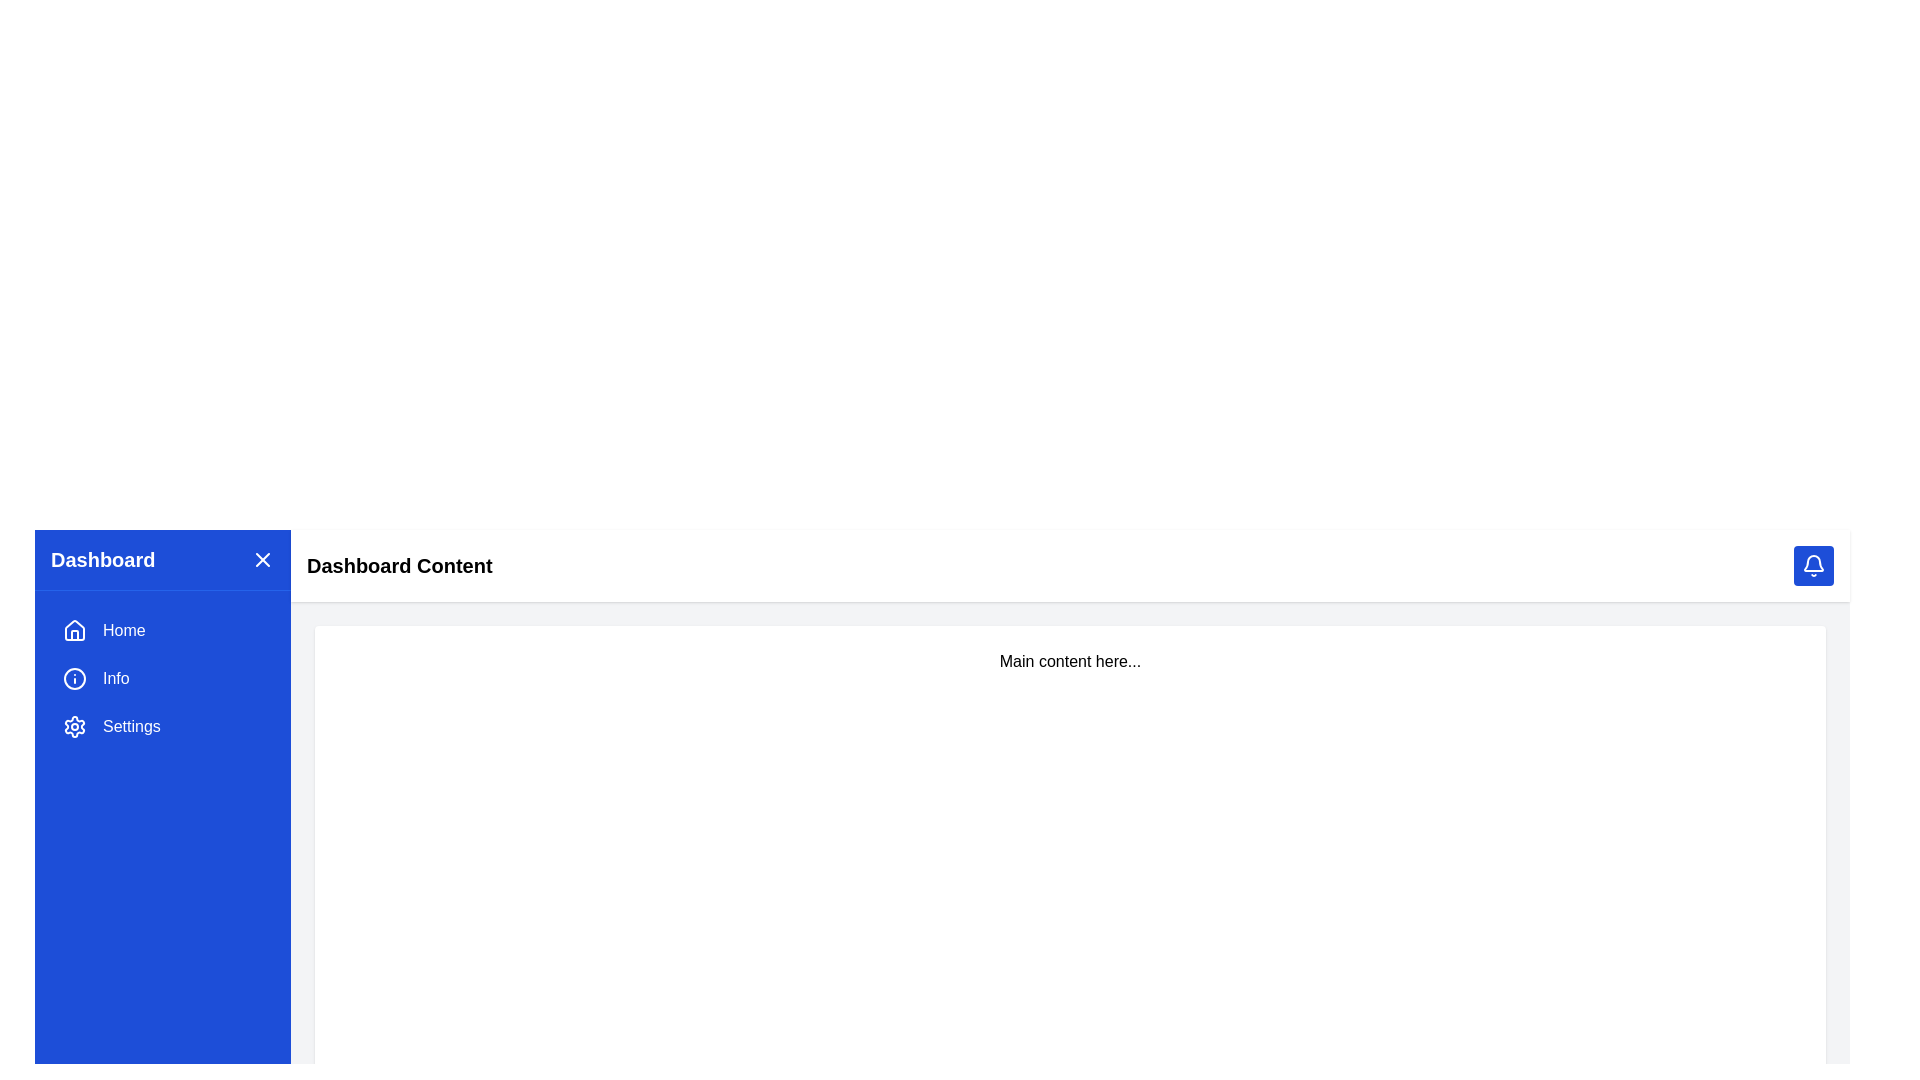  I want to click on the 'Info' text label located in the vertical navigation menu of the left sidebar to focus on it, so click(115, 677).